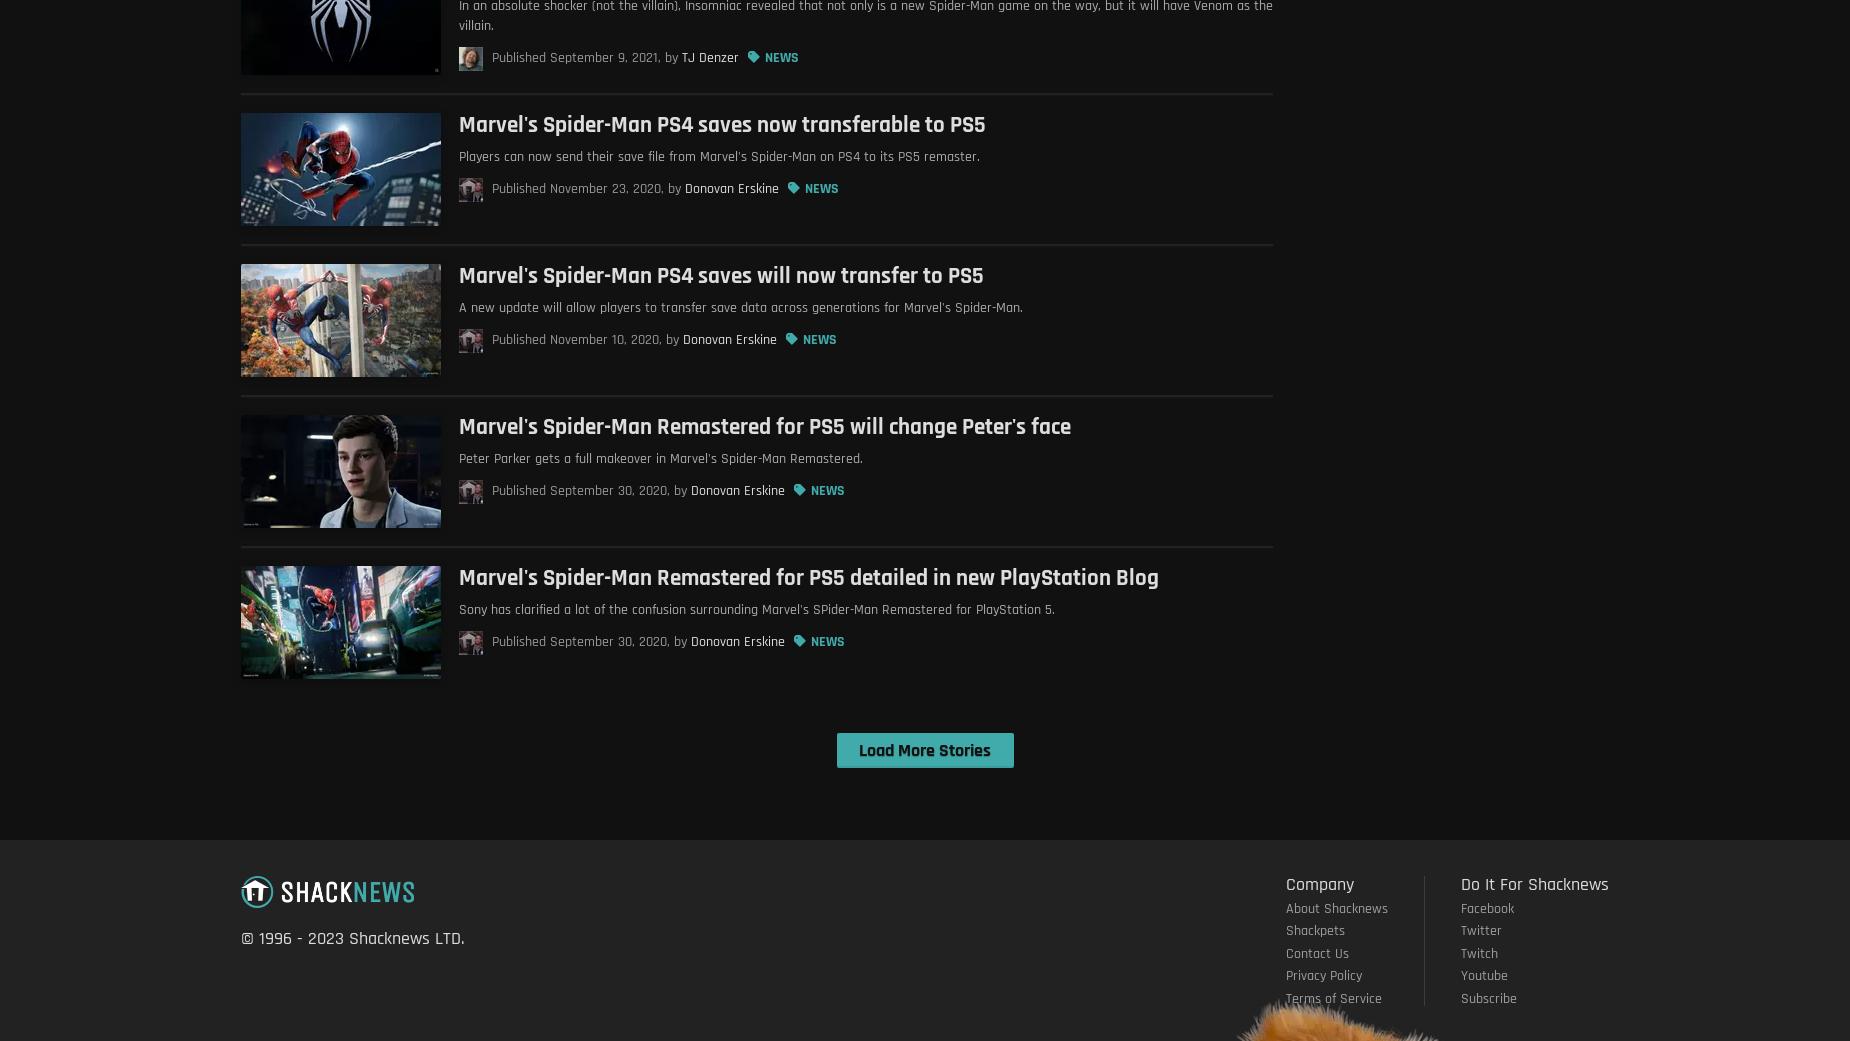 The width and height of the screenshot is (1850, 1041). What do you see at coordinates (661, 457) in the screenshot?
I see `'Peter Parker gets a full makeover in Marvel's Spider-Man Remastered.'` at bounding box center [661, 457].